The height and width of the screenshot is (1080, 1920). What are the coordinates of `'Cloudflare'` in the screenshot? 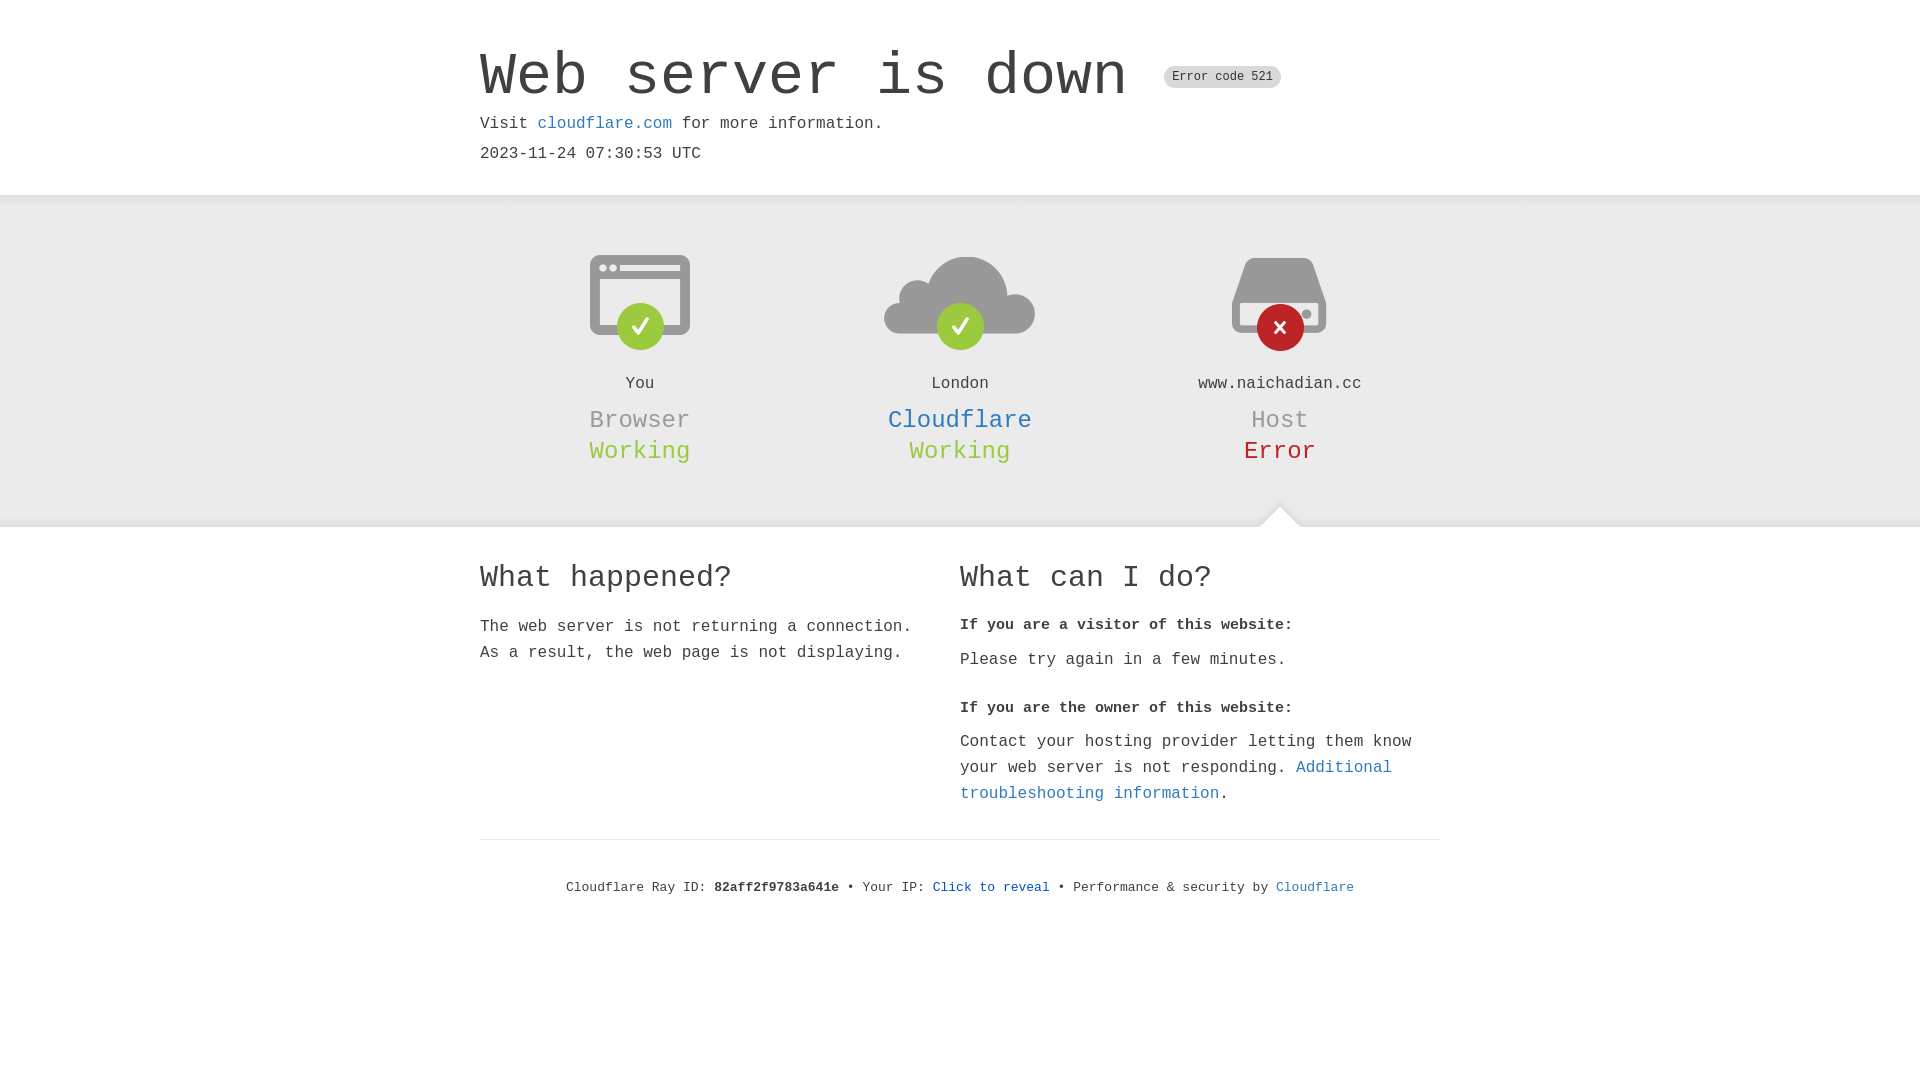 It's located at (960, 419).